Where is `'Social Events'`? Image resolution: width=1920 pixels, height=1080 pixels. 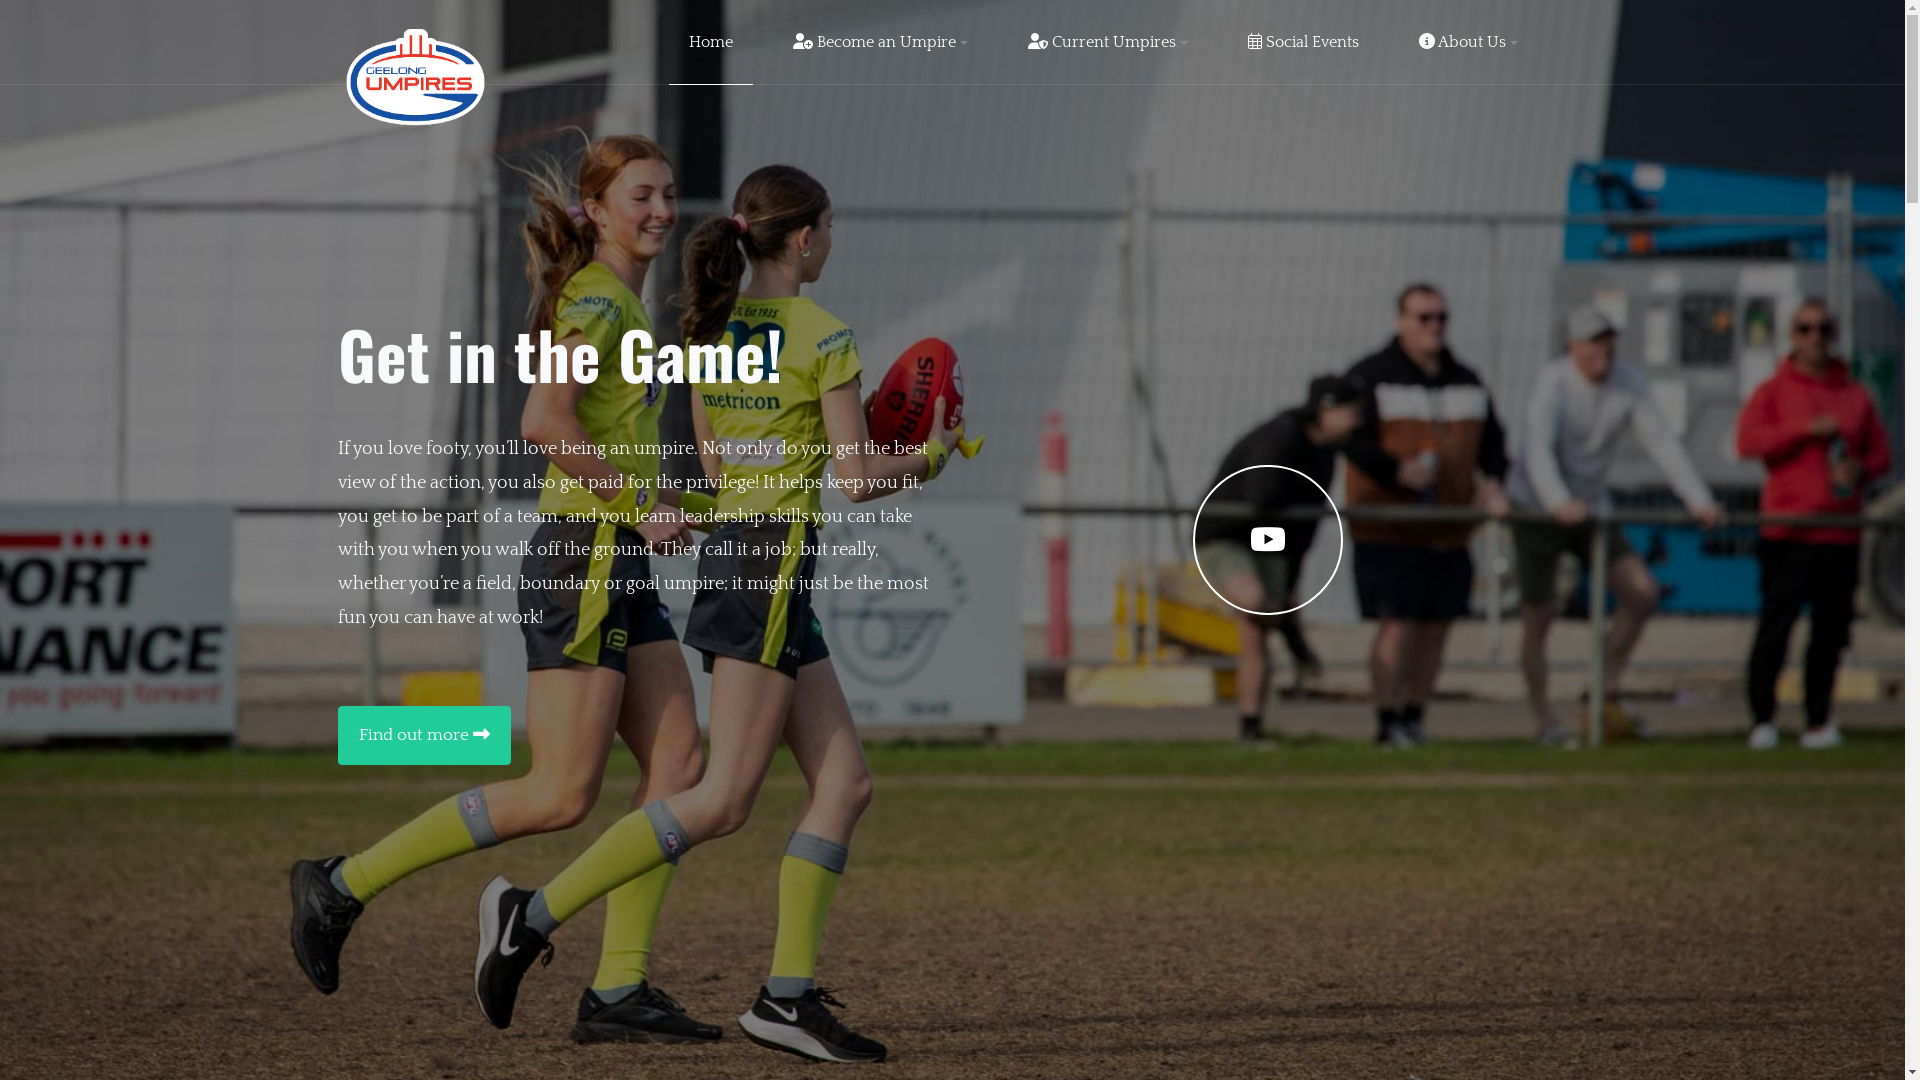 'Social Events' is located at coordinates (1303, 42).